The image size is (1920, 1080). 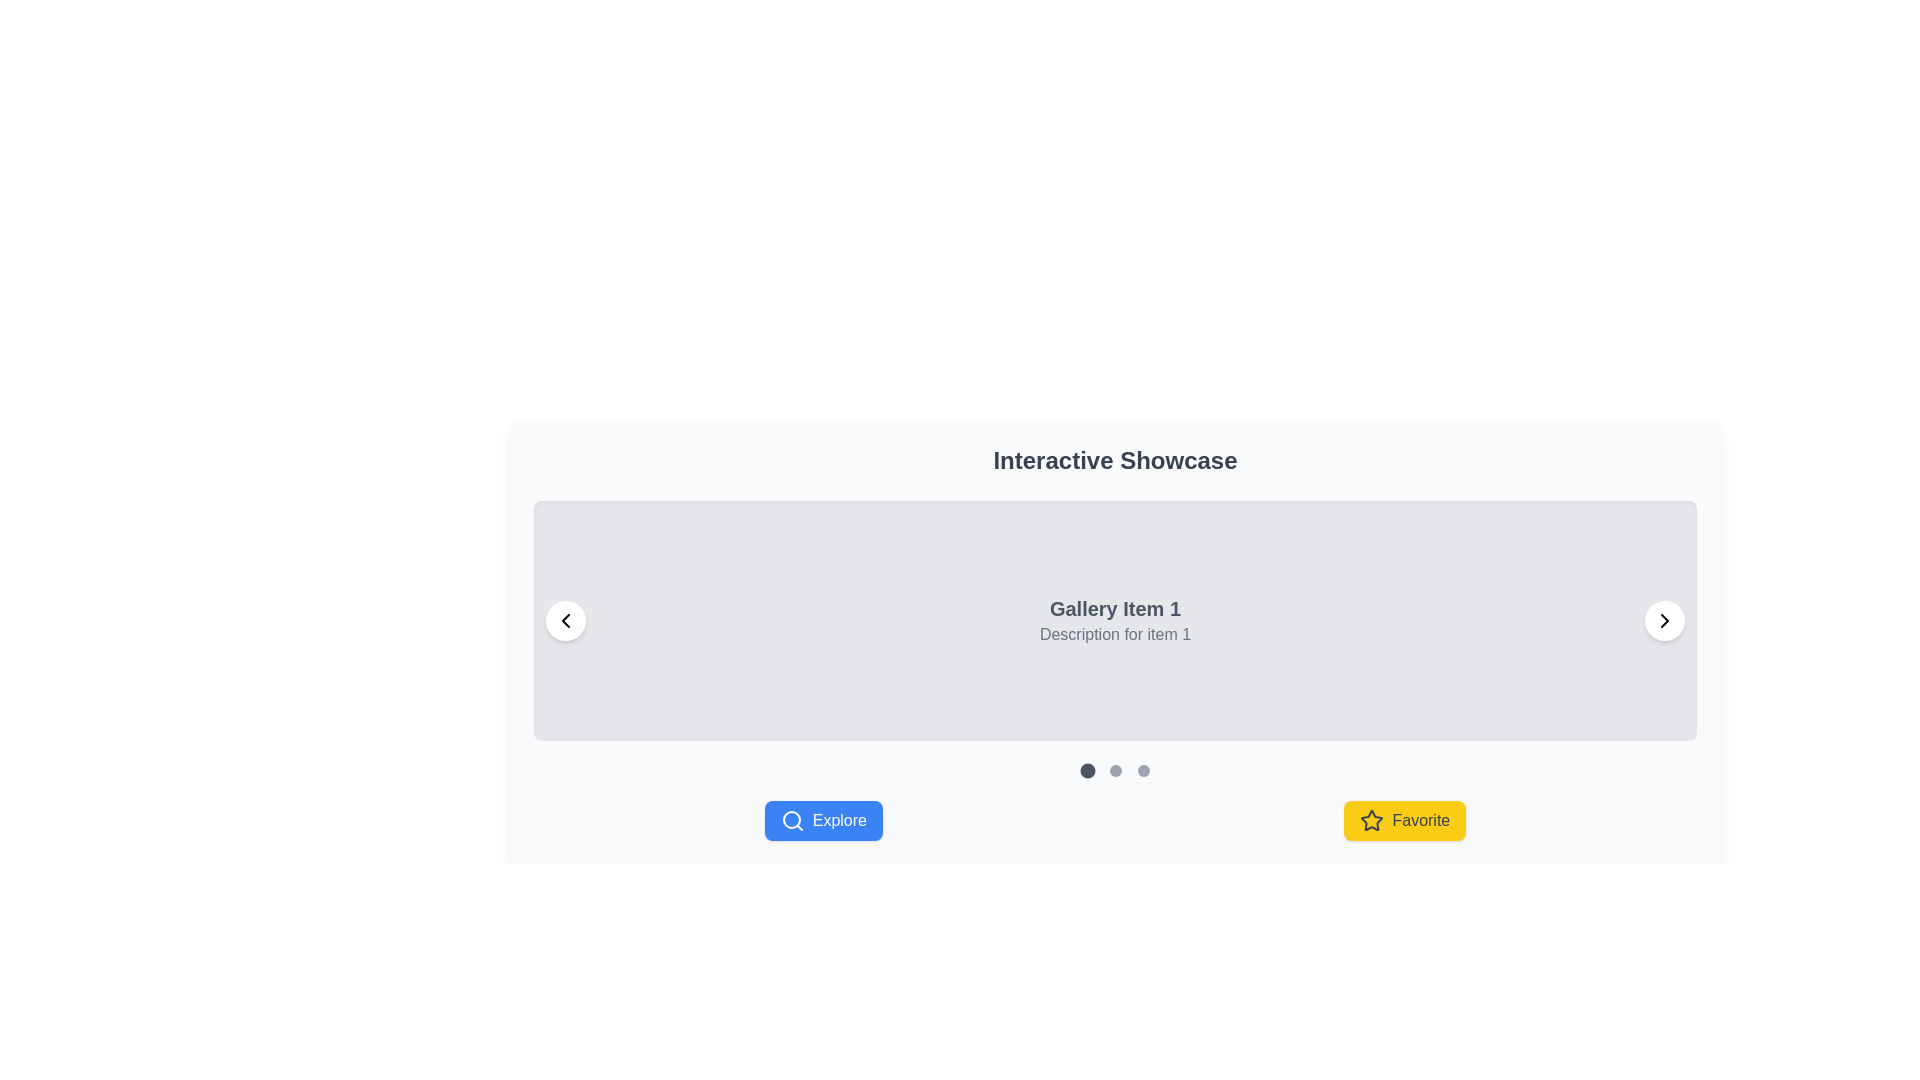 What do you see at coordinates (791, 821) in the screenshot?
I see `the magnifying glass icon that is part of the 'Explore' button, located on the left side of the button next to the text` at bounding box center [791, 821].